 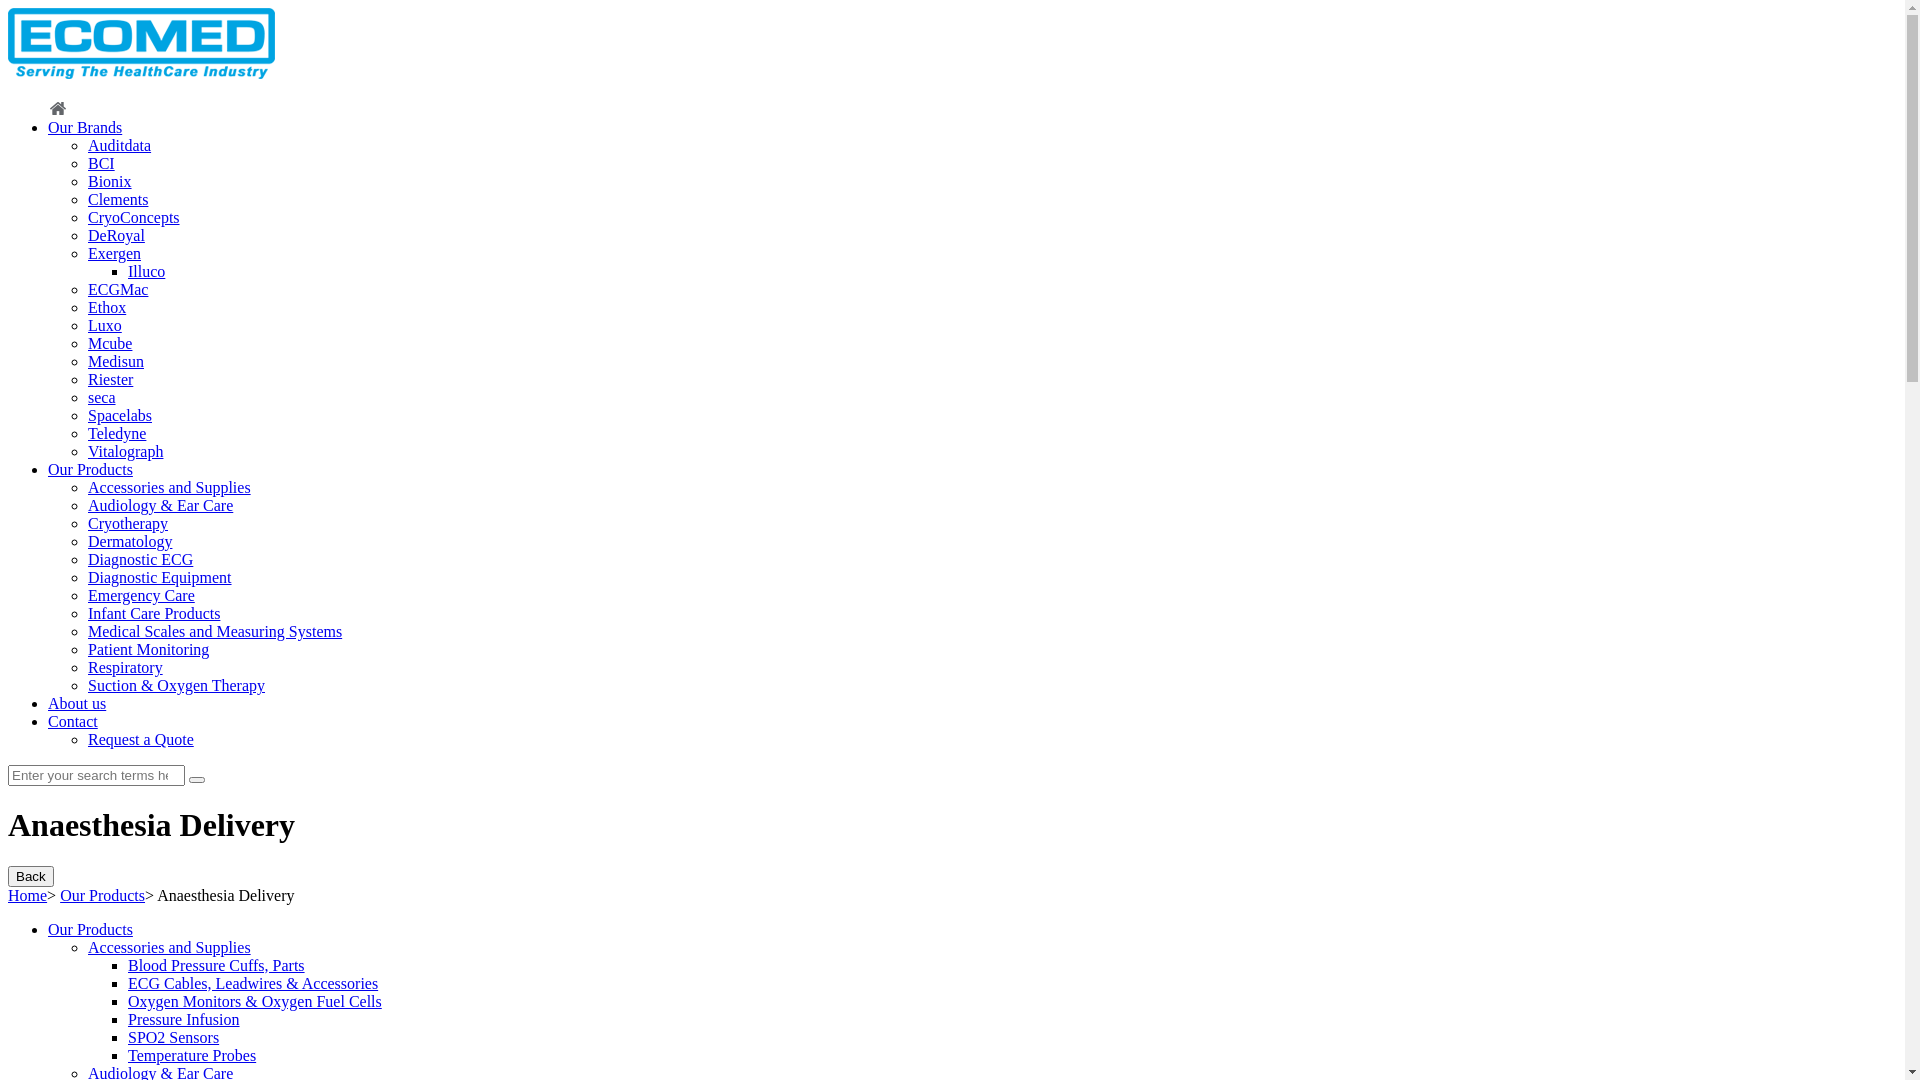 I want to click on 'Riester', so click(x=109, y=379).